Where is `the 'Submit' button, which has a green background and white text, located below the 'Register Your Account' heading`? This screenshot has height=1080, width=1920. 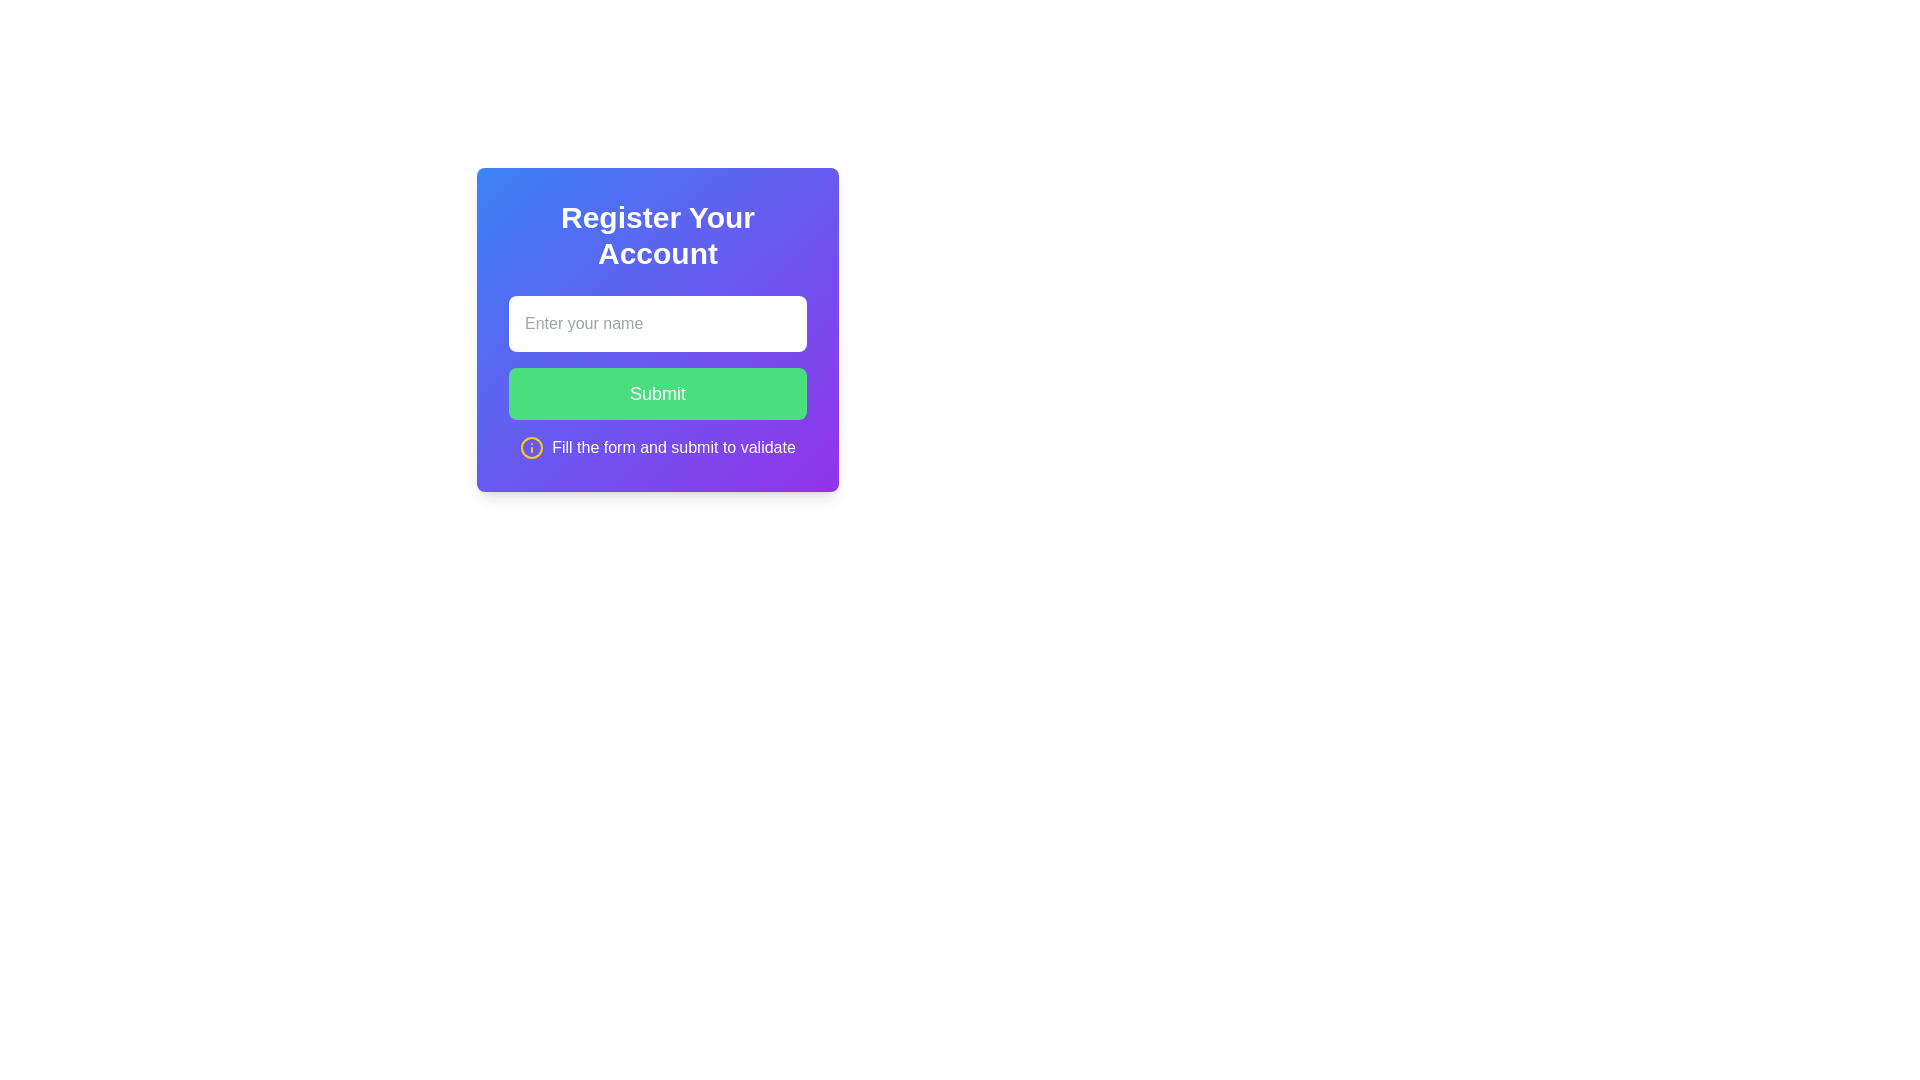
the 'Submit' button, which has a green background and white text, located below the 'Register Your Account' heading is located at coordinates (657, 378).